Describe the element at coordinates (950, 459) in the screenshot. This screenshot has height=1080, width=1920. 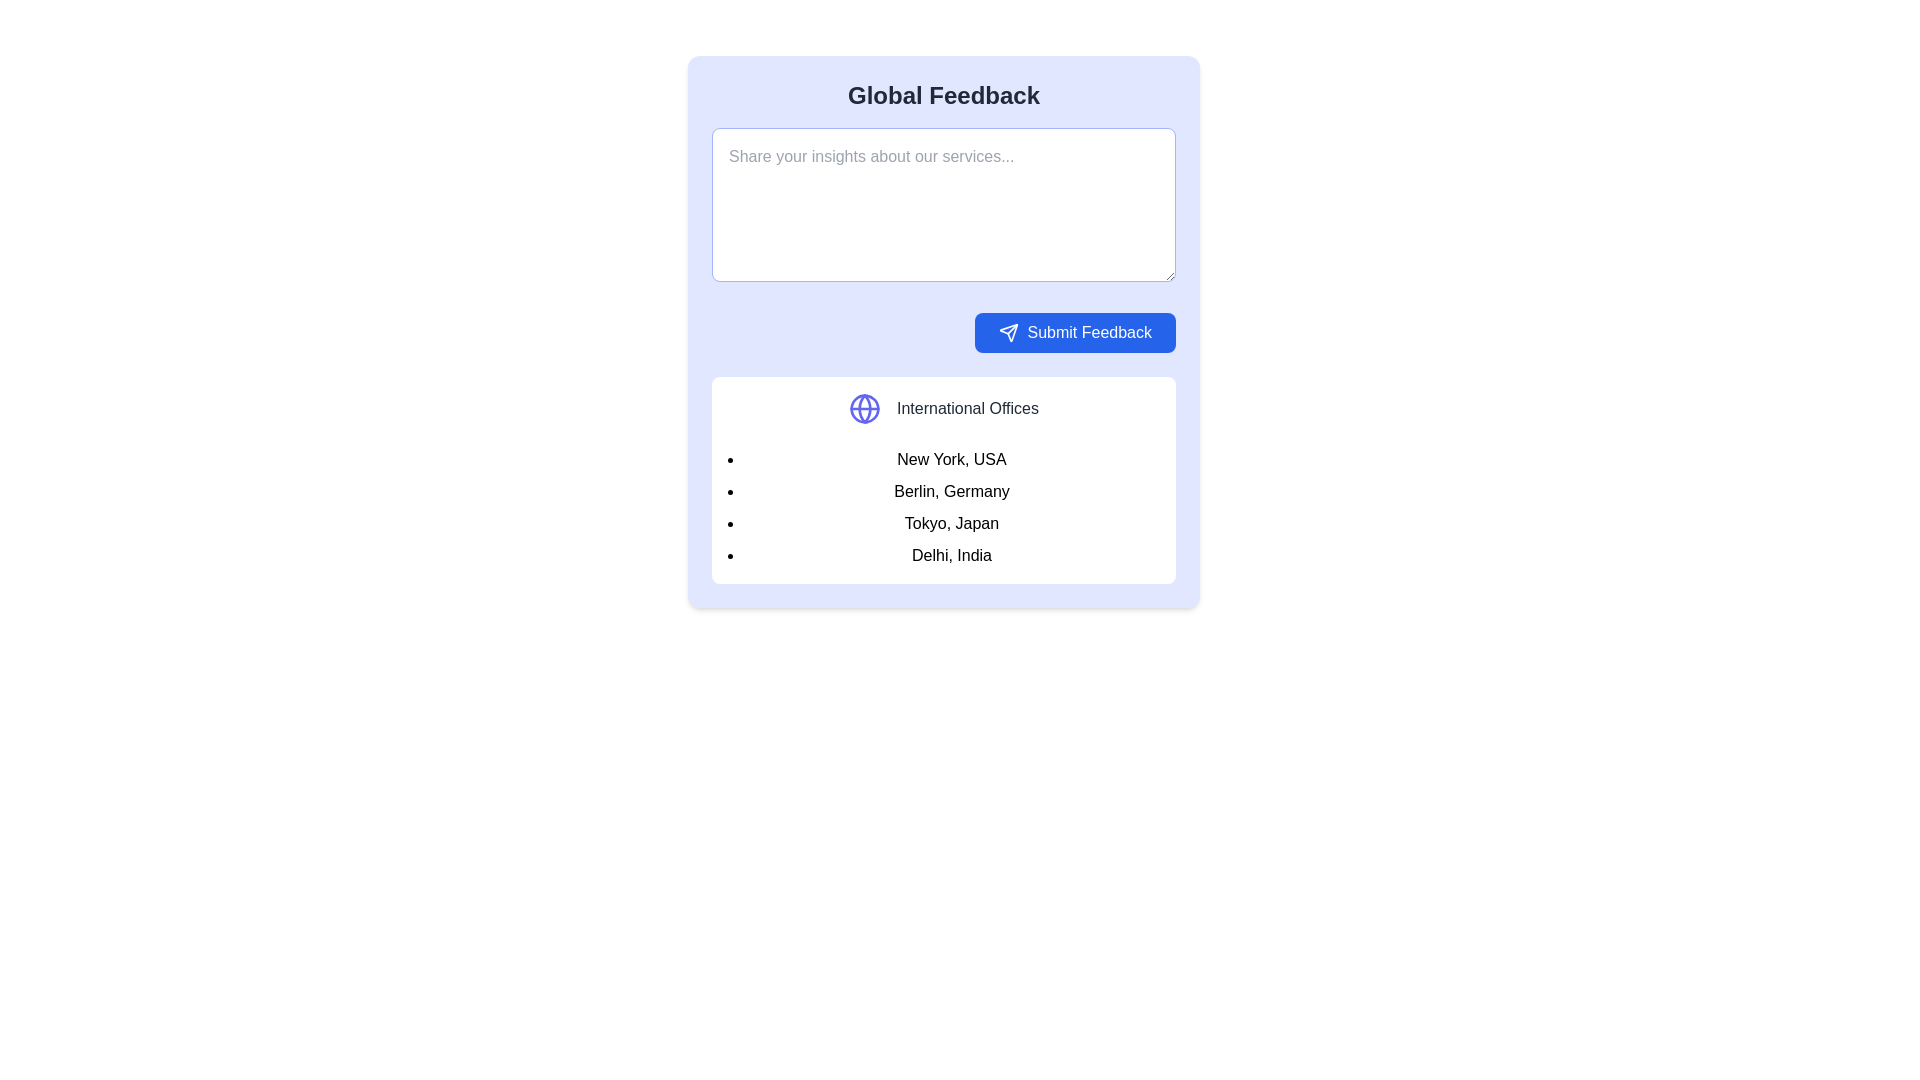
I see `the text label representing 'New York, USA', which is the first item in the list of international office locations below the 'International Offices' section heading` at that location.